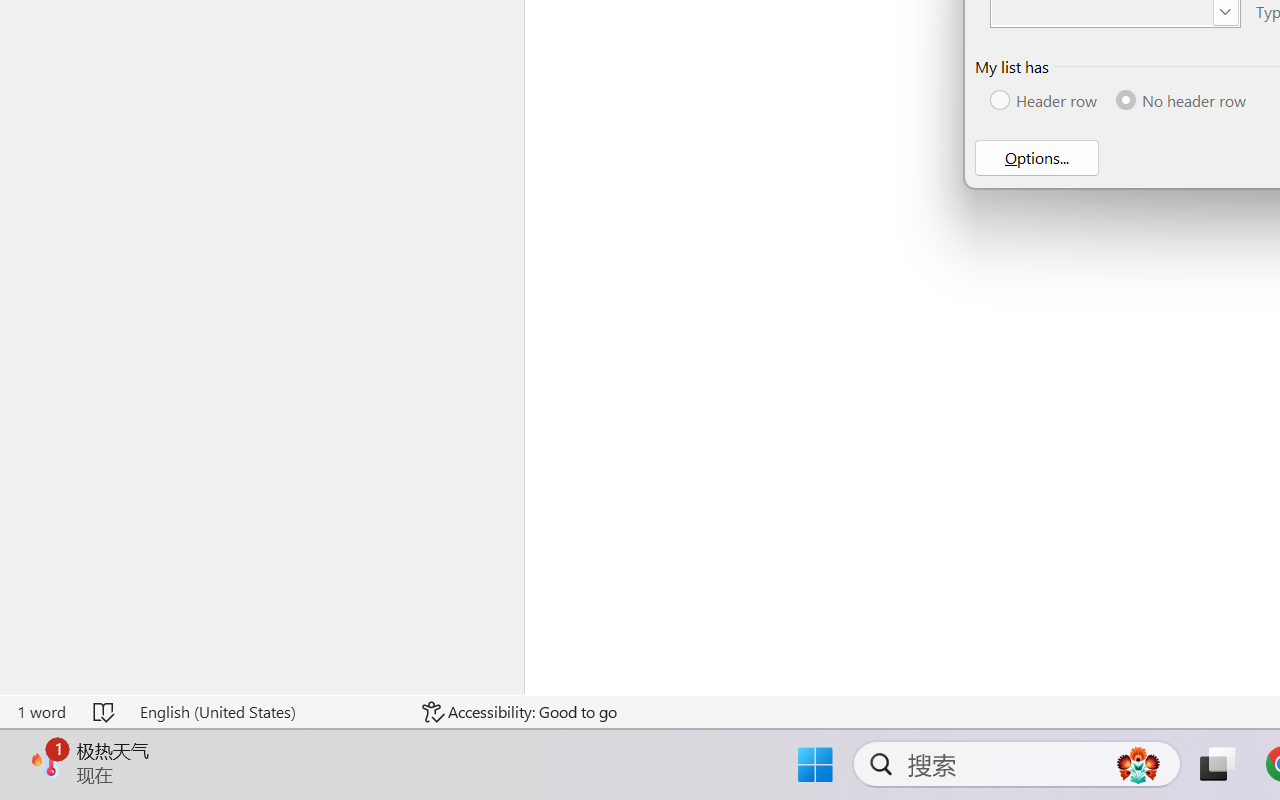 The width and height of the screenshot is (1280, 800). I want to click on 'Accessibility Checker Accessibility: Good to go', so click(519, 711).